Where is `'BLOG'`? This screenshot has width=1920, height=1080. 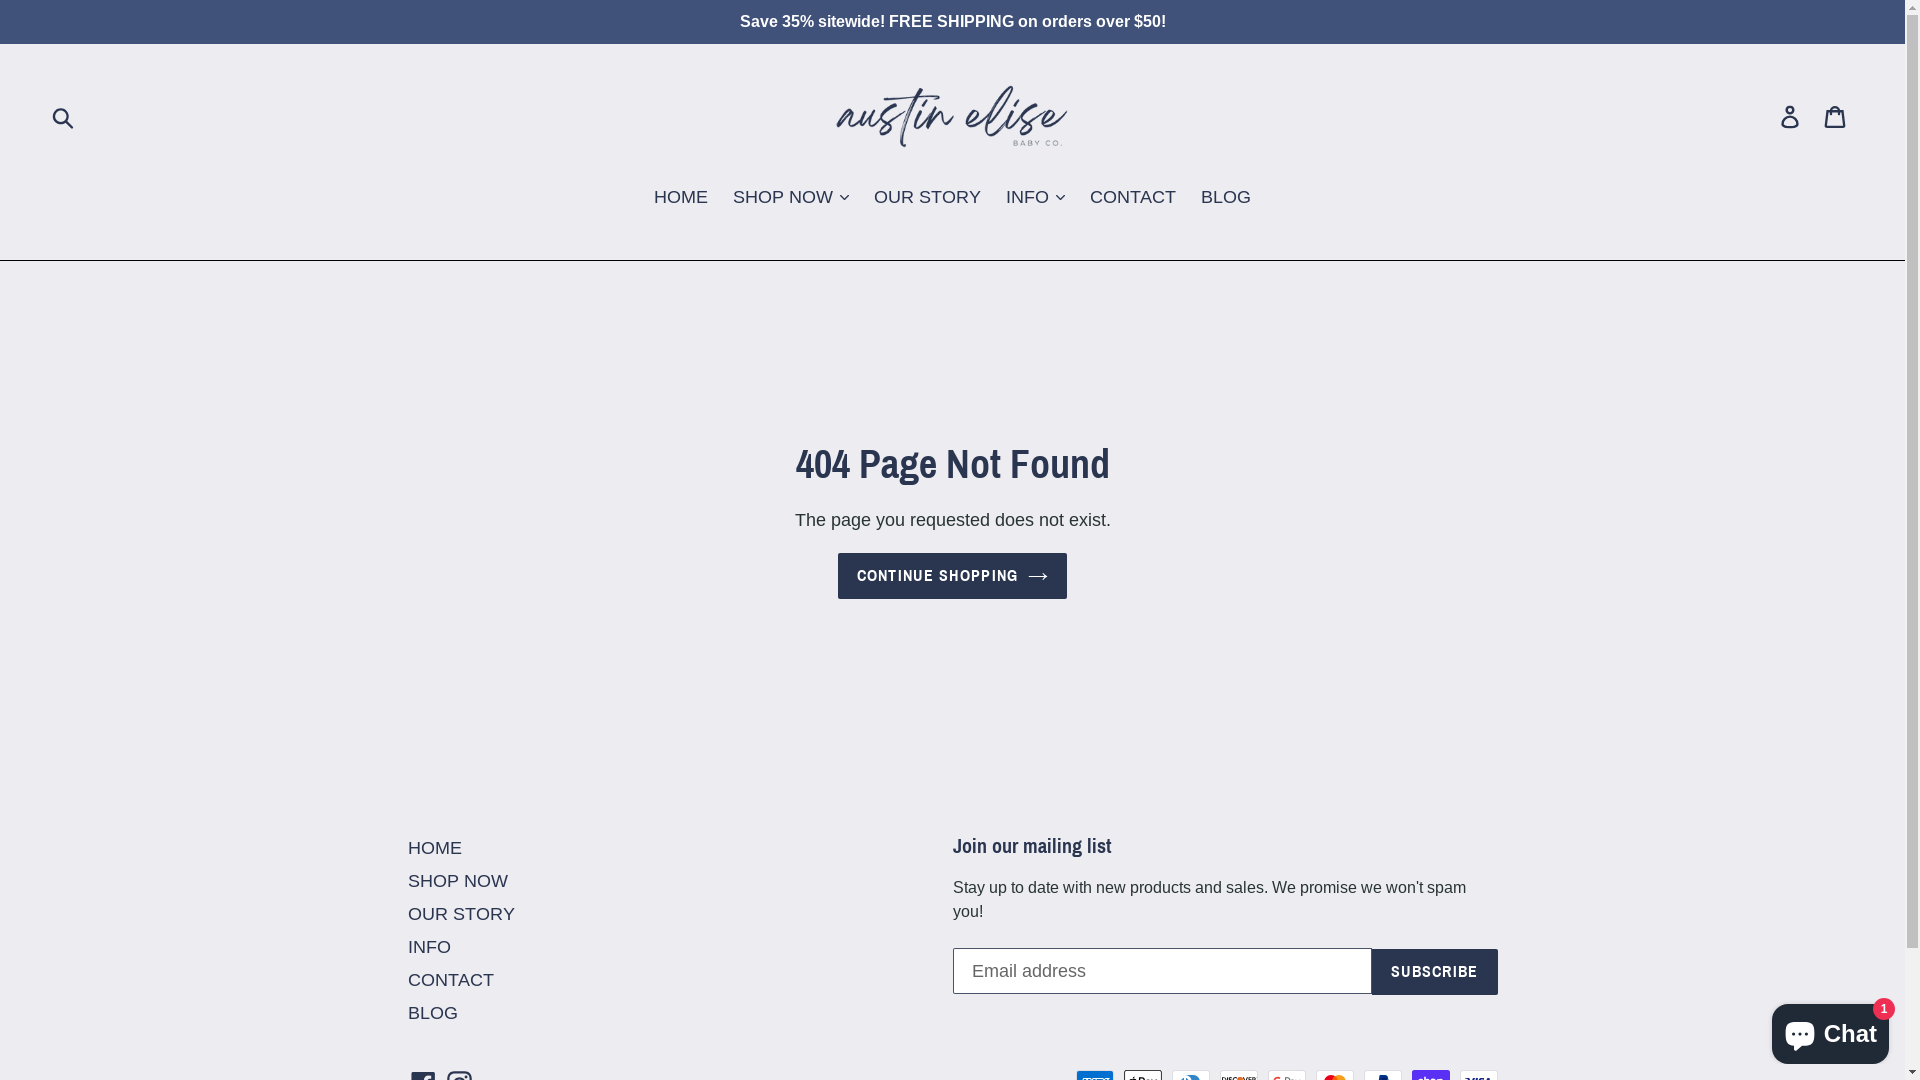 'BLOG' is located at coordinates (431, 1012).